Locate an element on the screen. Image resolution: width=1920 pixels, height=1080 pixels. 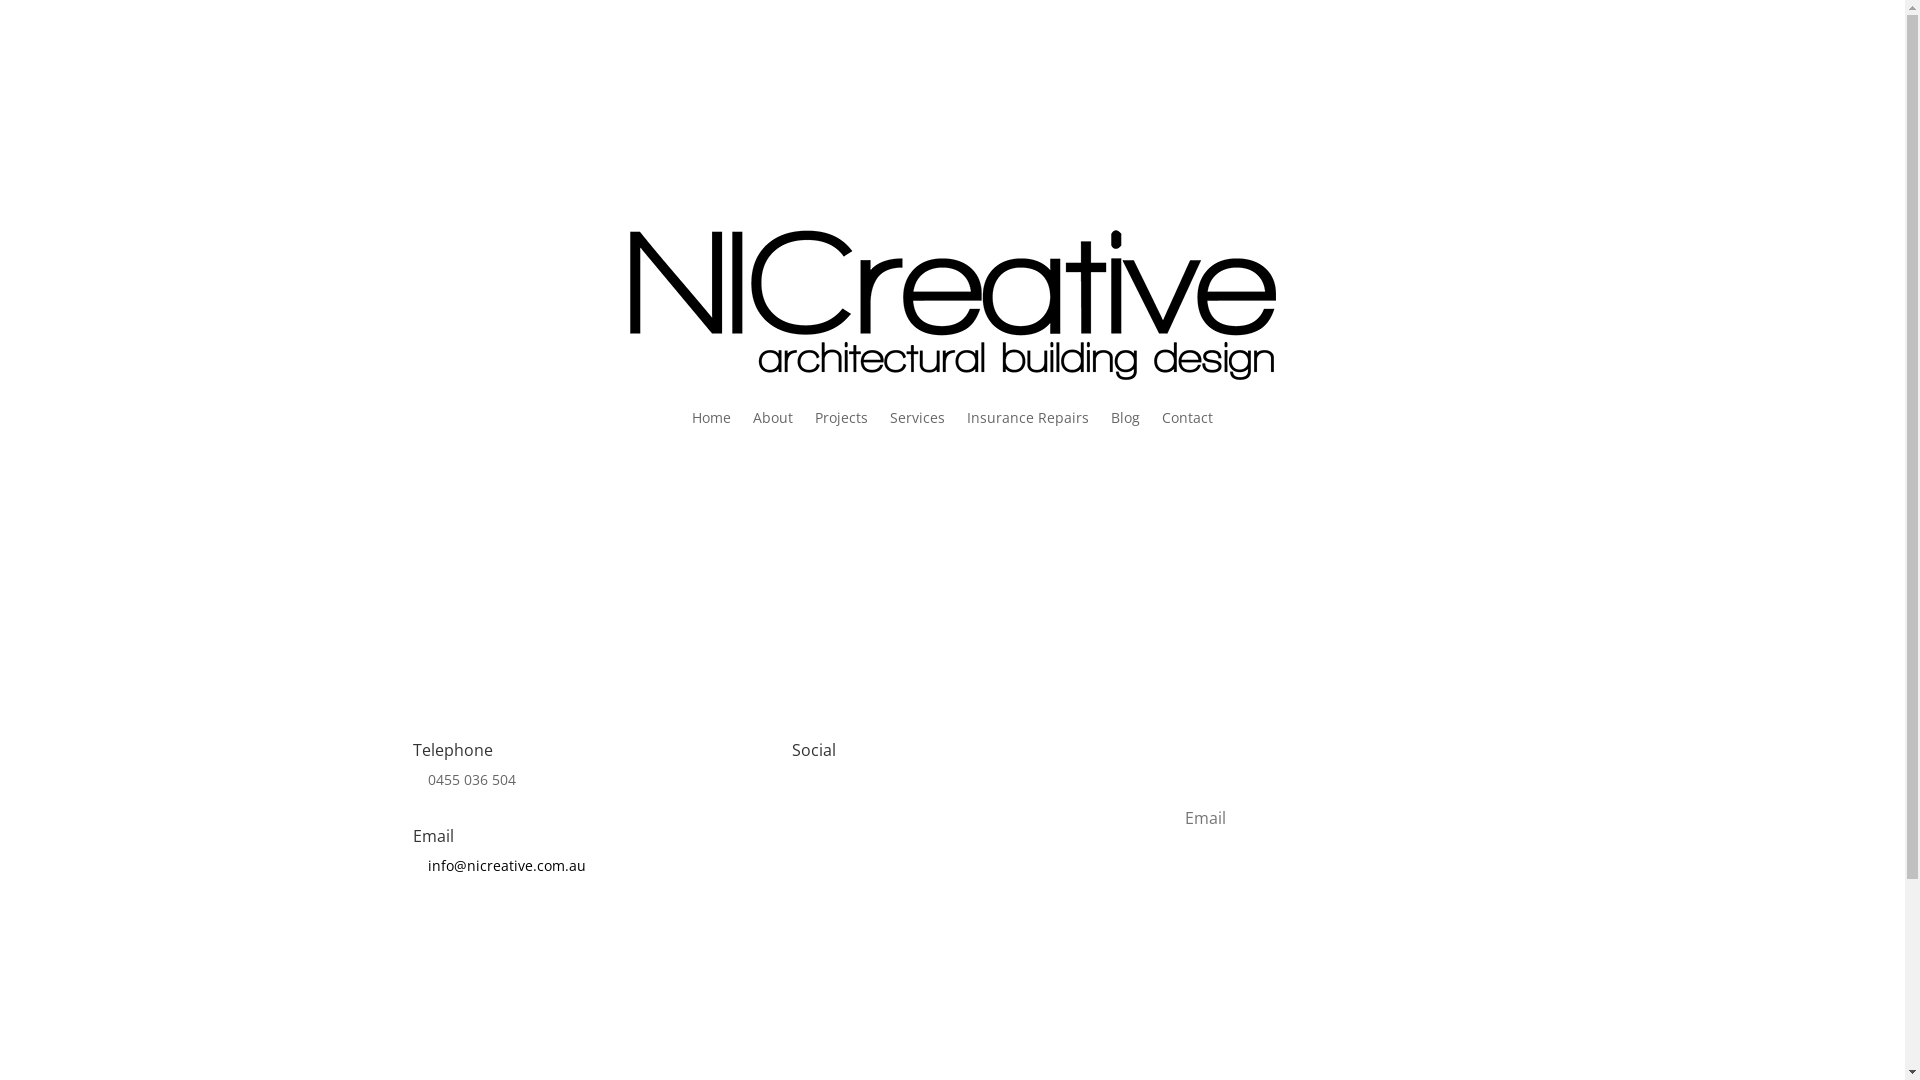
'Follow on LinkedIn' is located at coordinates (887, 813).